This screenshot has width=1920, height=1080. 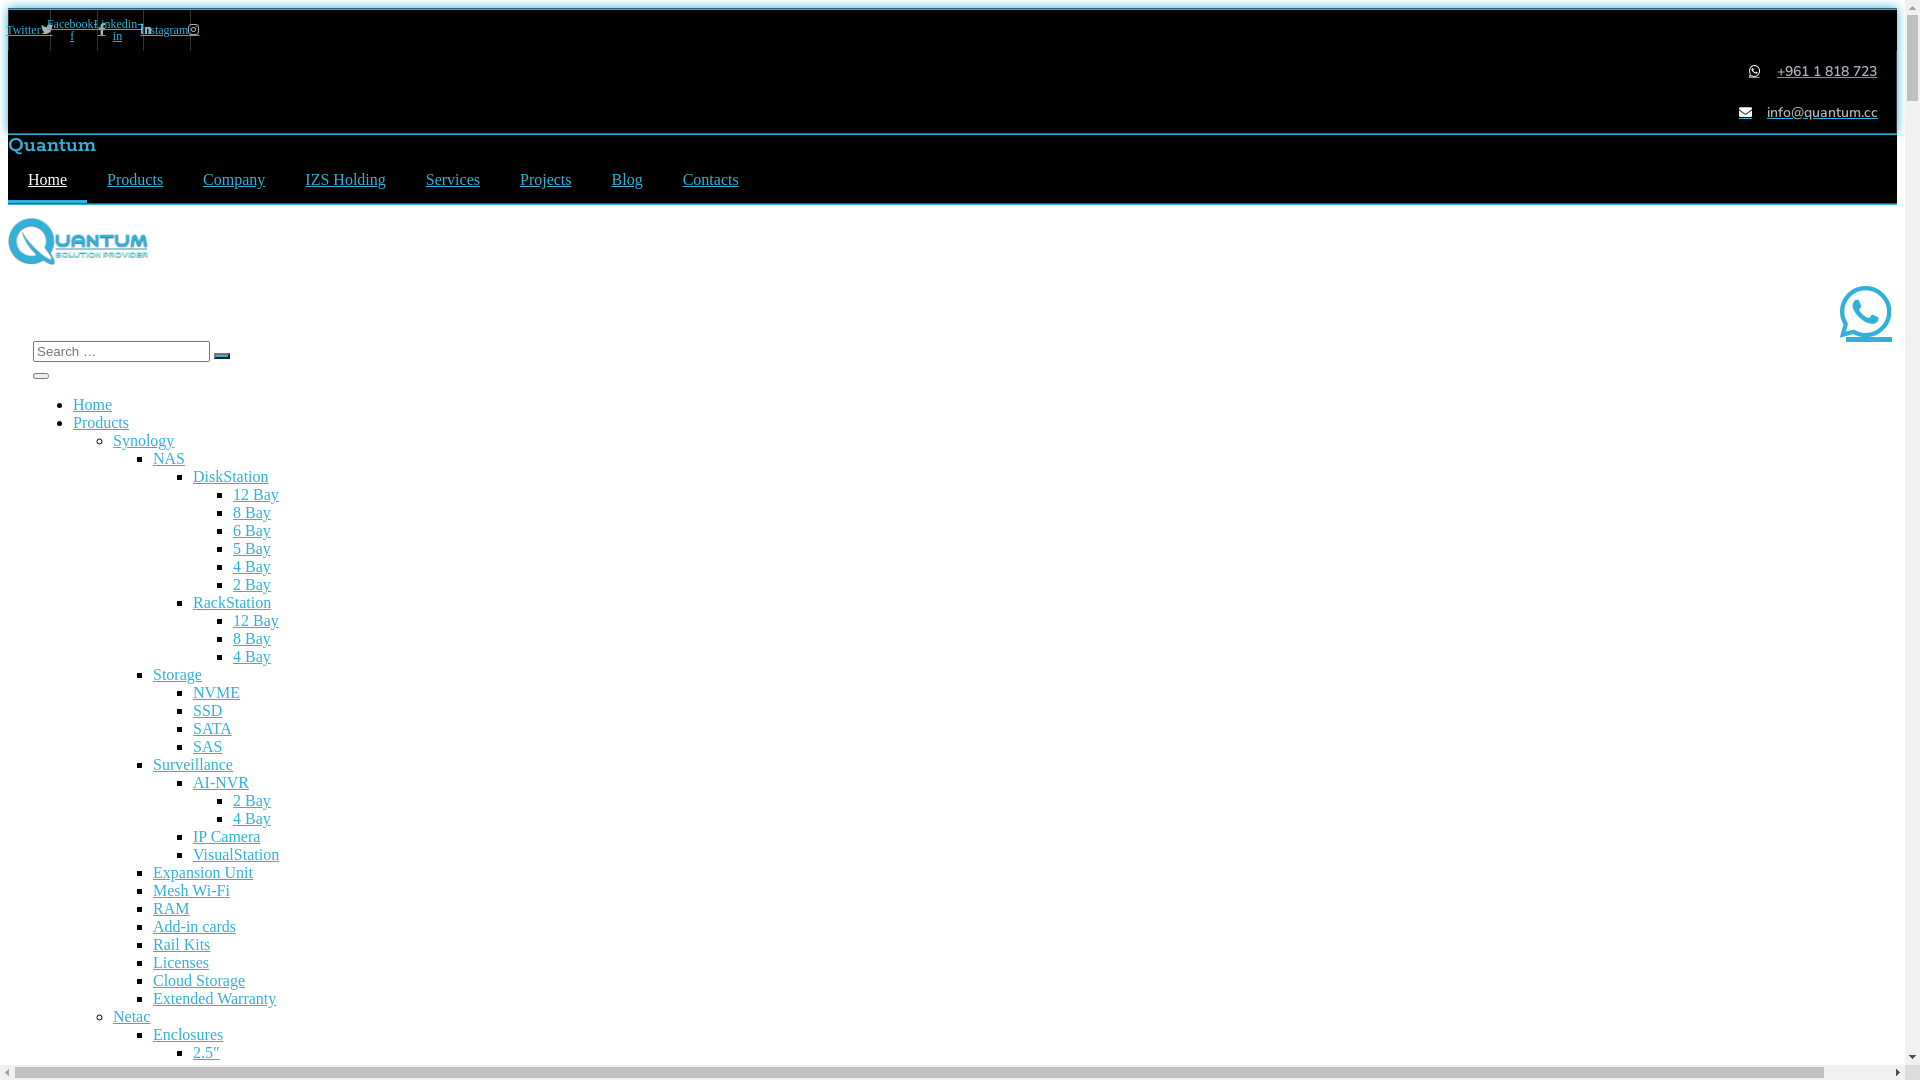 I want to click on 'Cloud Storage', so click(x=152, y=979).